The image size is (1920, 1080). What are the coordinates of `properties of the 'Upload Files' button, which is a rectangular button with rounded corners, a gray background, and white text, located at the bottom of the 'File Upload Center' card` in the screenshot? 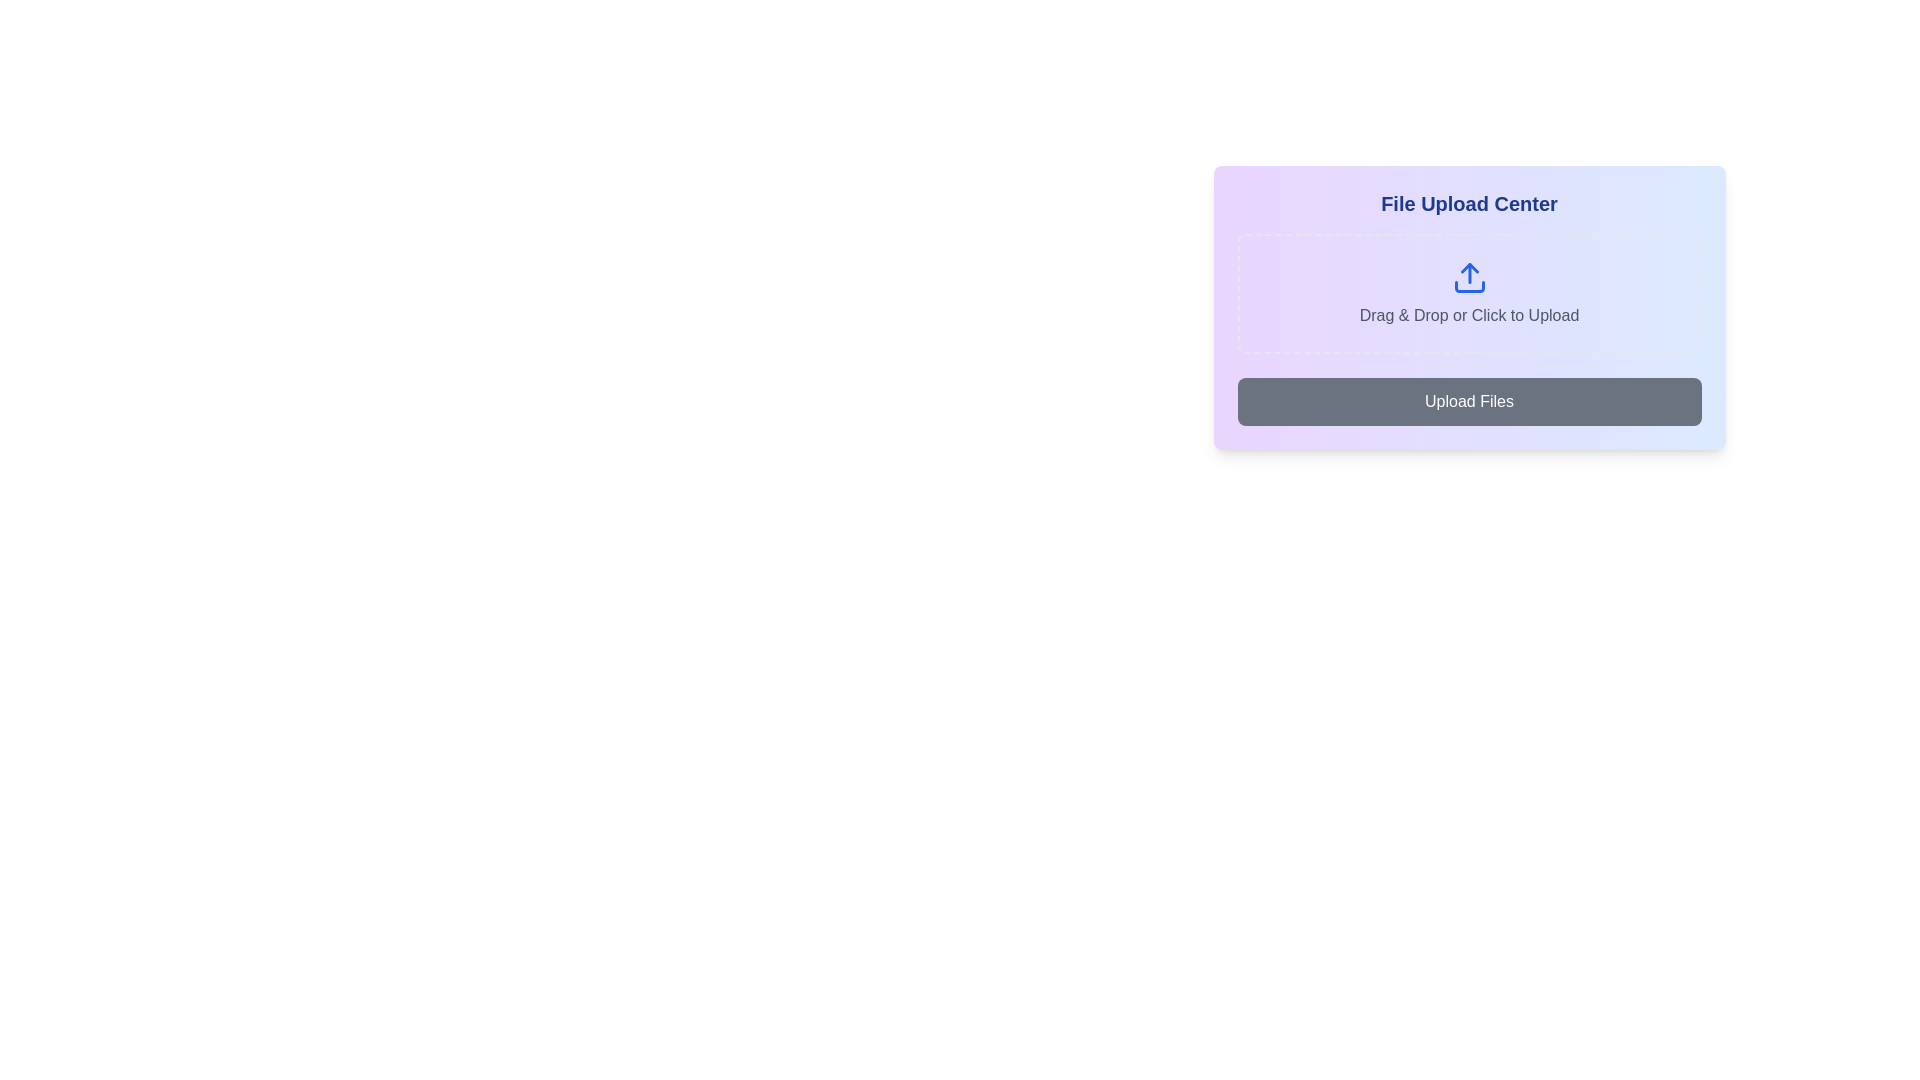 It's located at (1469, 401).